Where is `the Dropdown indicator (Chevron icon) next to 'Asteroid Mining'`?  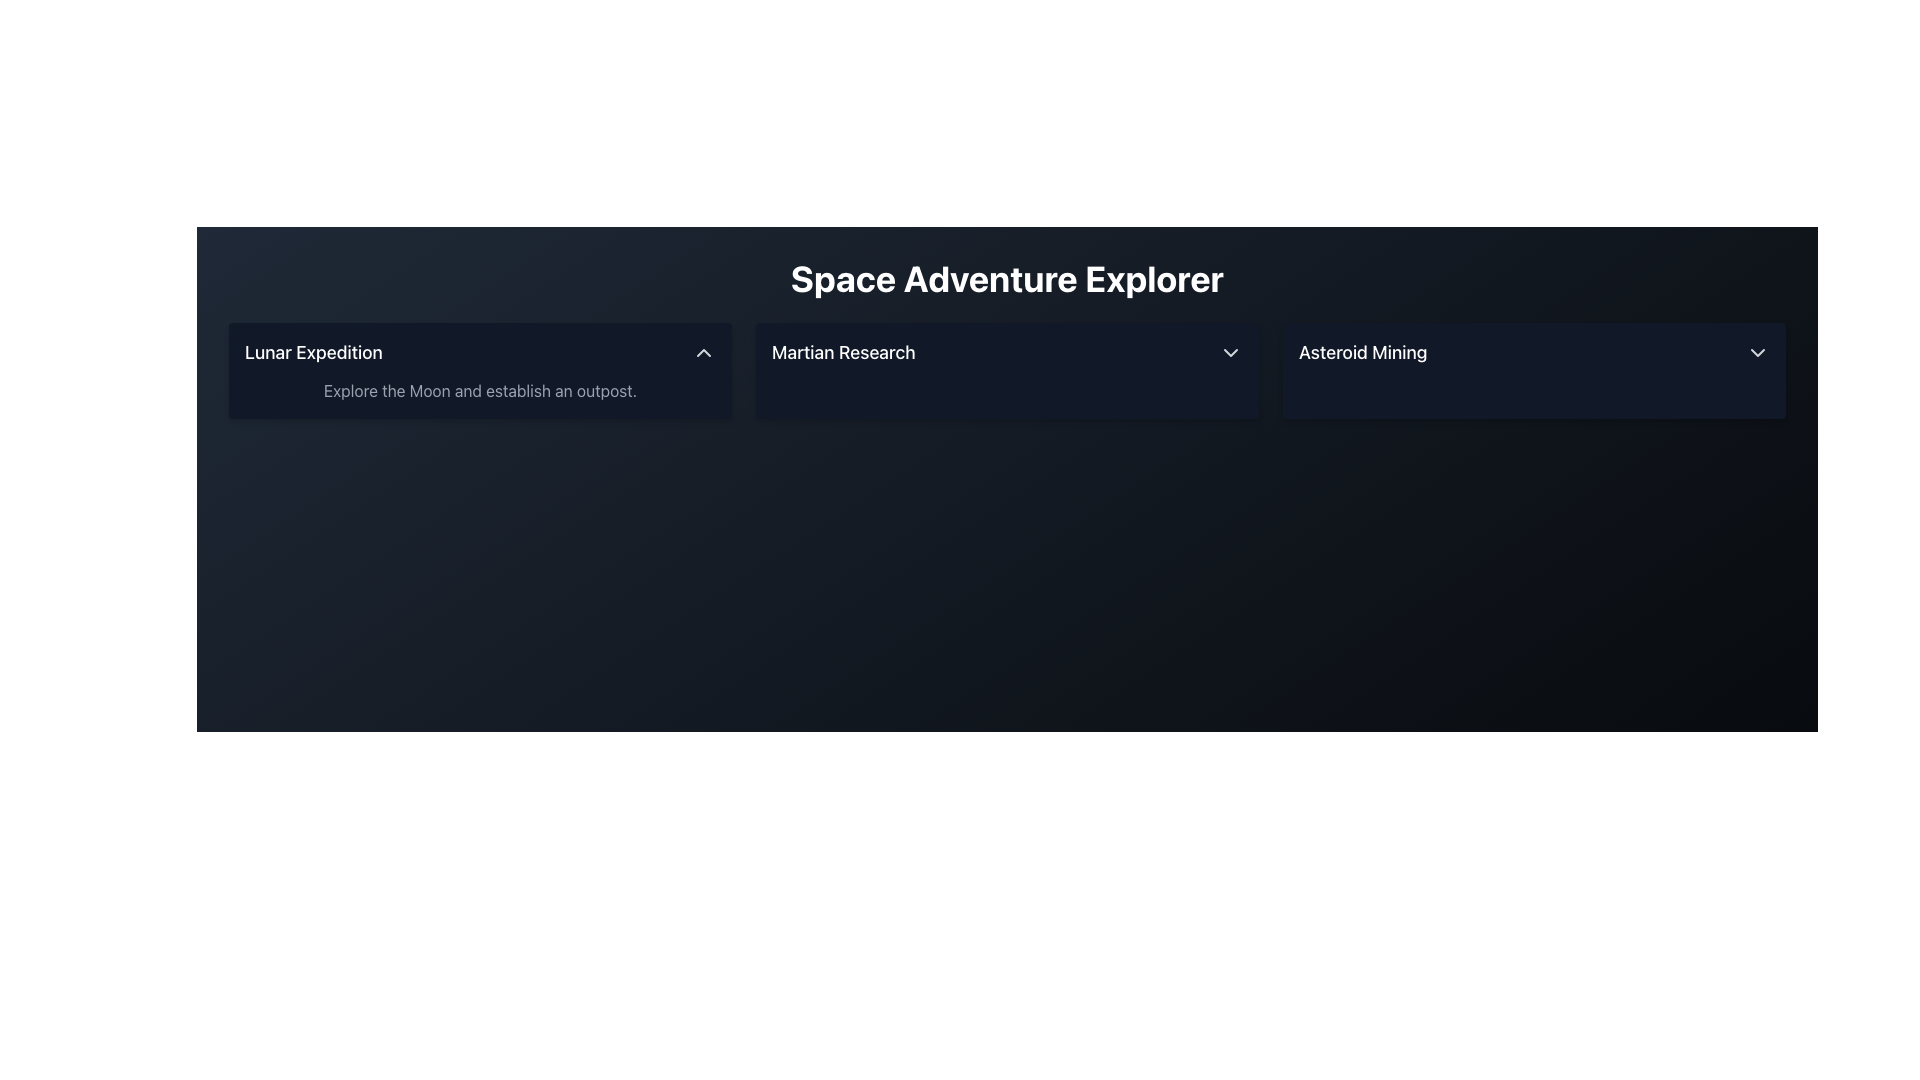 the Dropdown indicator (Chevron icon) next to 'Asteroid Mining' is located at coordinates (1756, 352).